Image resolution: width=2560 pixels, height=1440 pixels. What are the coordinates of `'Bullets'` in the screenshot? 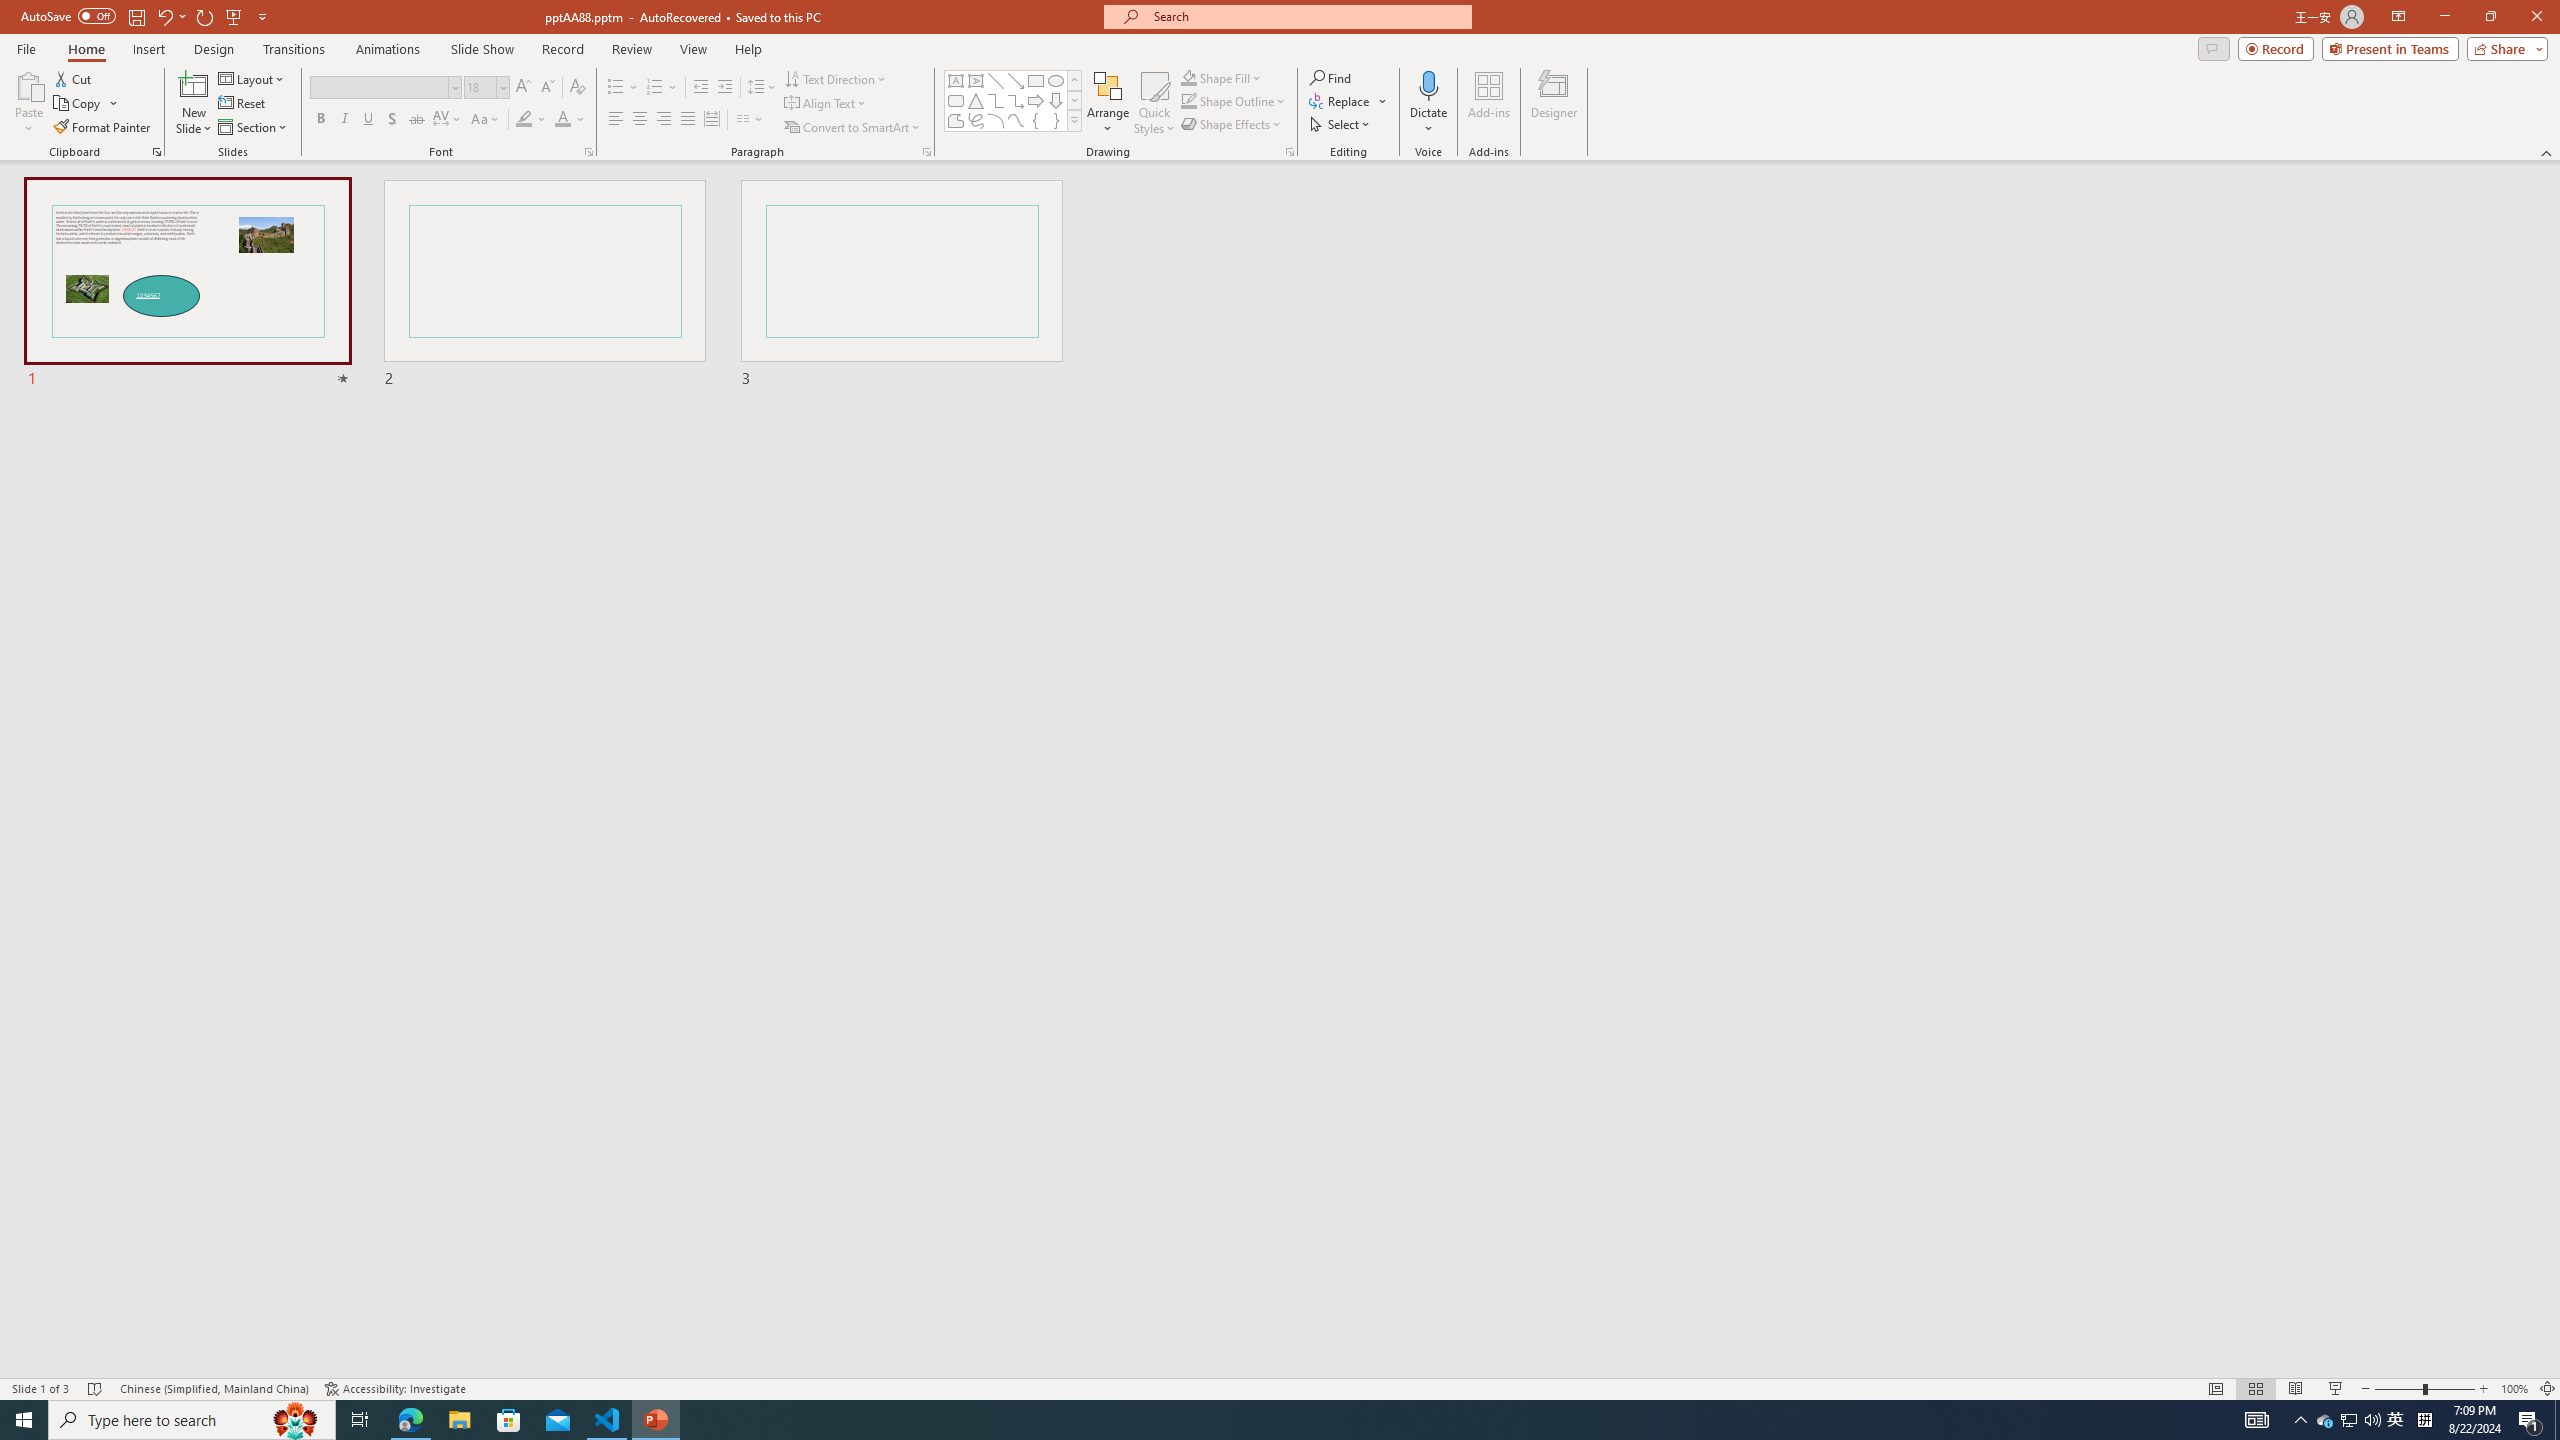 It's located at (615, 87).